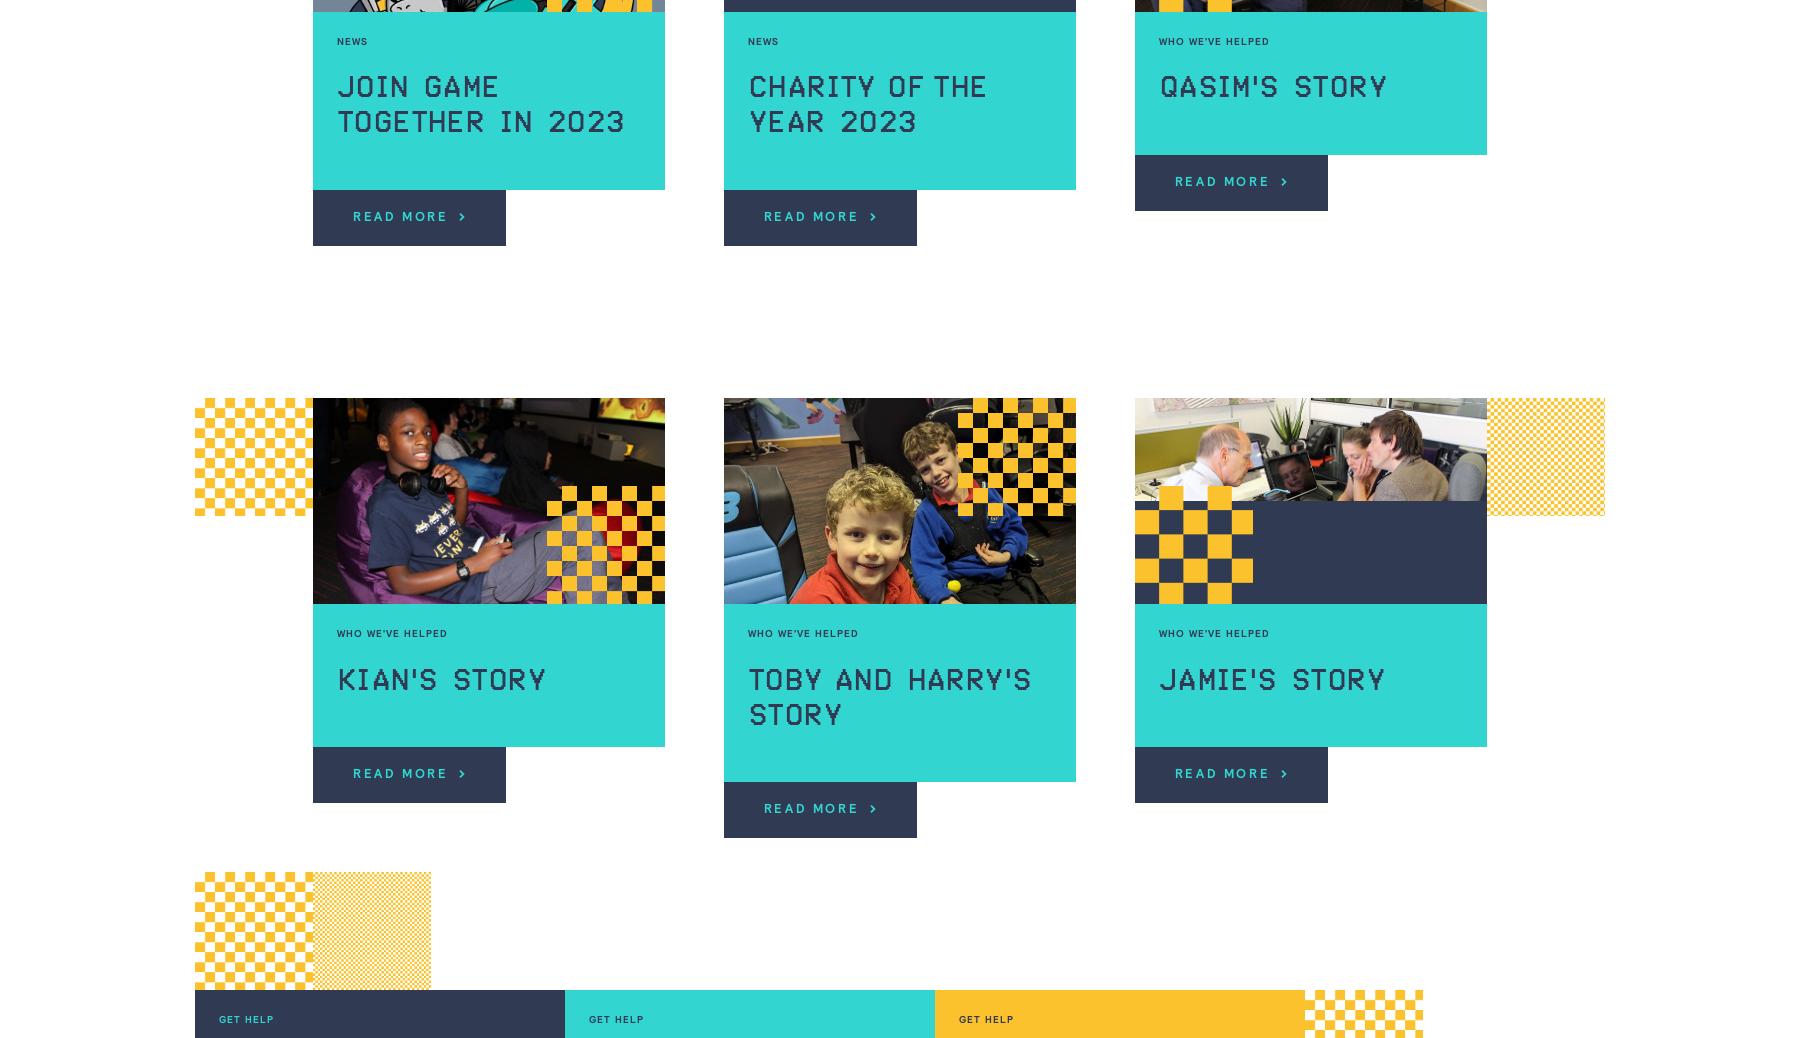 This screenshot has height=1038, width=1800. I want to click on 'Toby and Harry's story', so click(889, 696).